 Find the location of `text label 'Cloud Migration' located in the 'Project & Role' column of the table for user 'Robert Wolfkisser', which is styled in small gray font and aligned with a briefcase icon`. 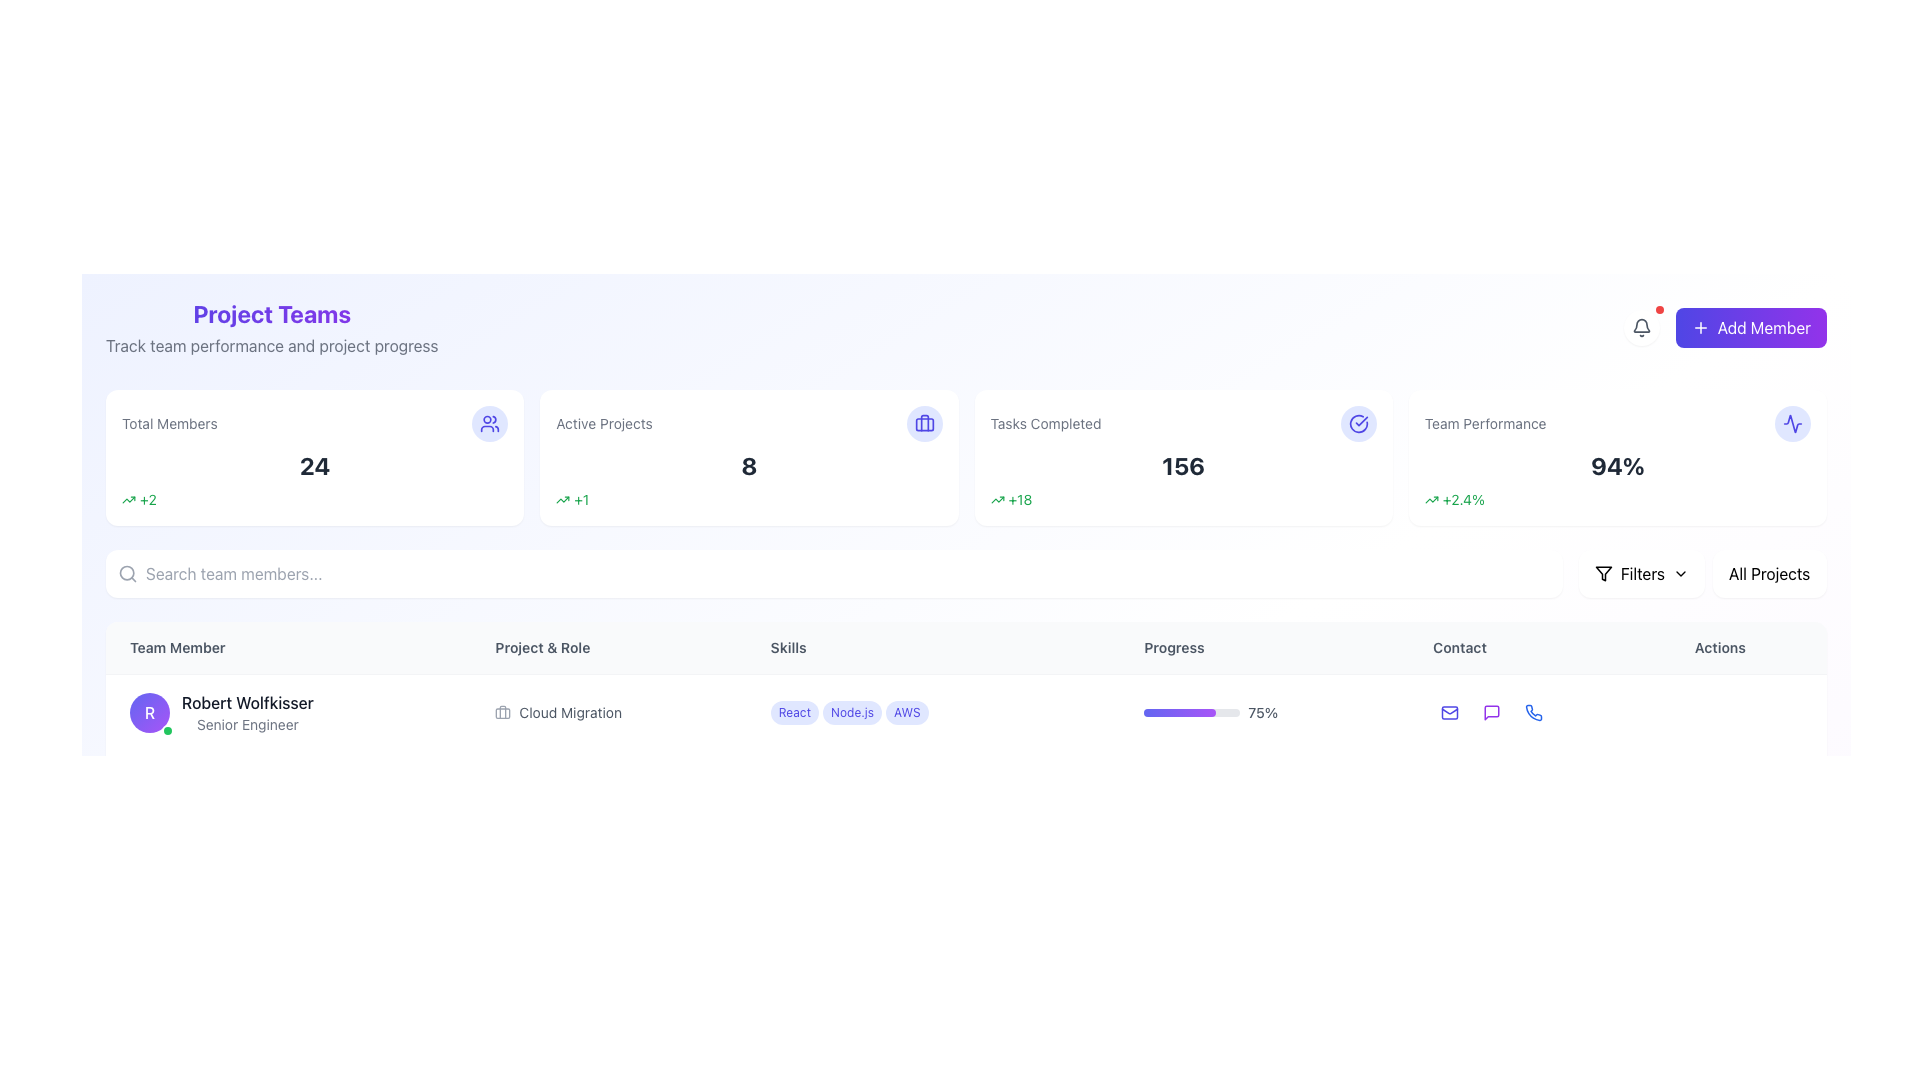

text label 'Cloud Migration' located in the 'Project & Role' column of the table for user 'Robert Wolfkisser', which is styled in small gray font and aligned with a briefcase icon is located at coordinates (569, 712).